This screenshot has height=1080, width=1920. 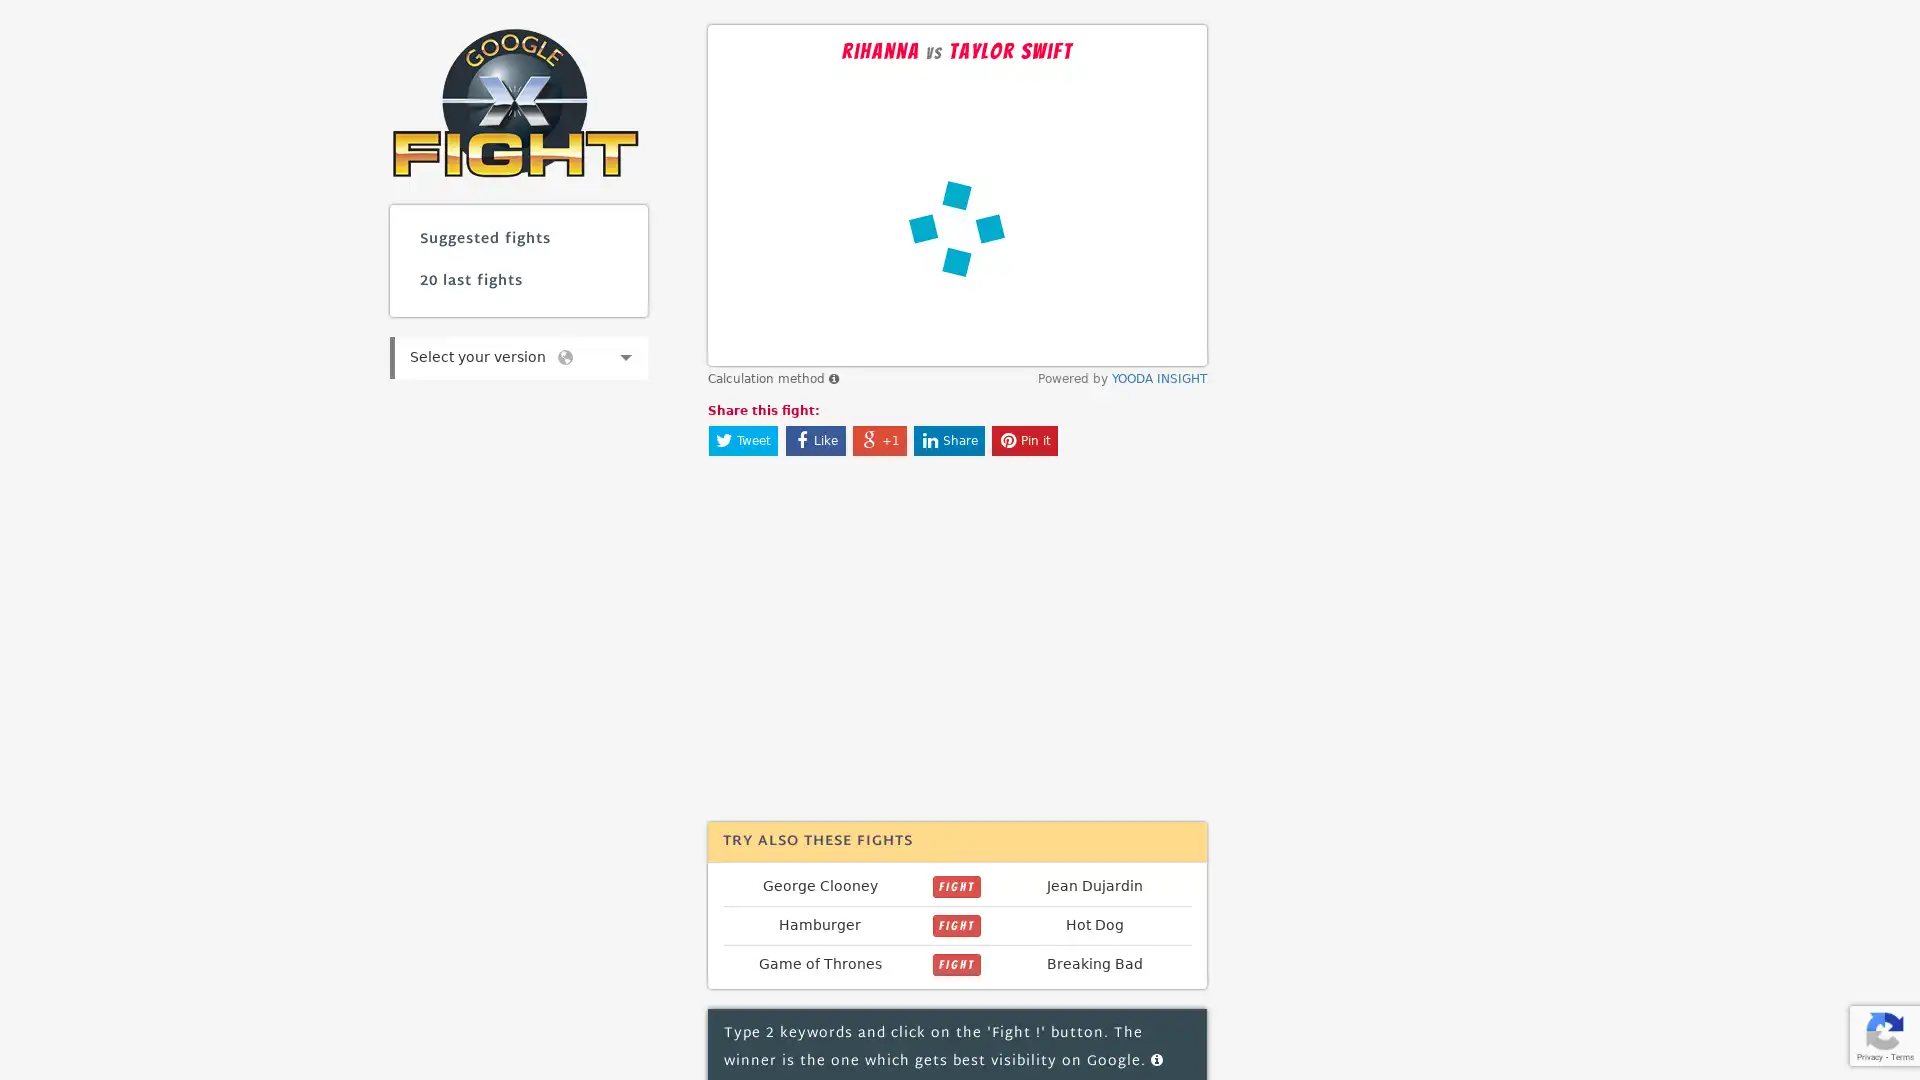 What do you see at coordinates (955, 925) in the screenshot?
I see `FIGHT` at bounding box center [955, 925].